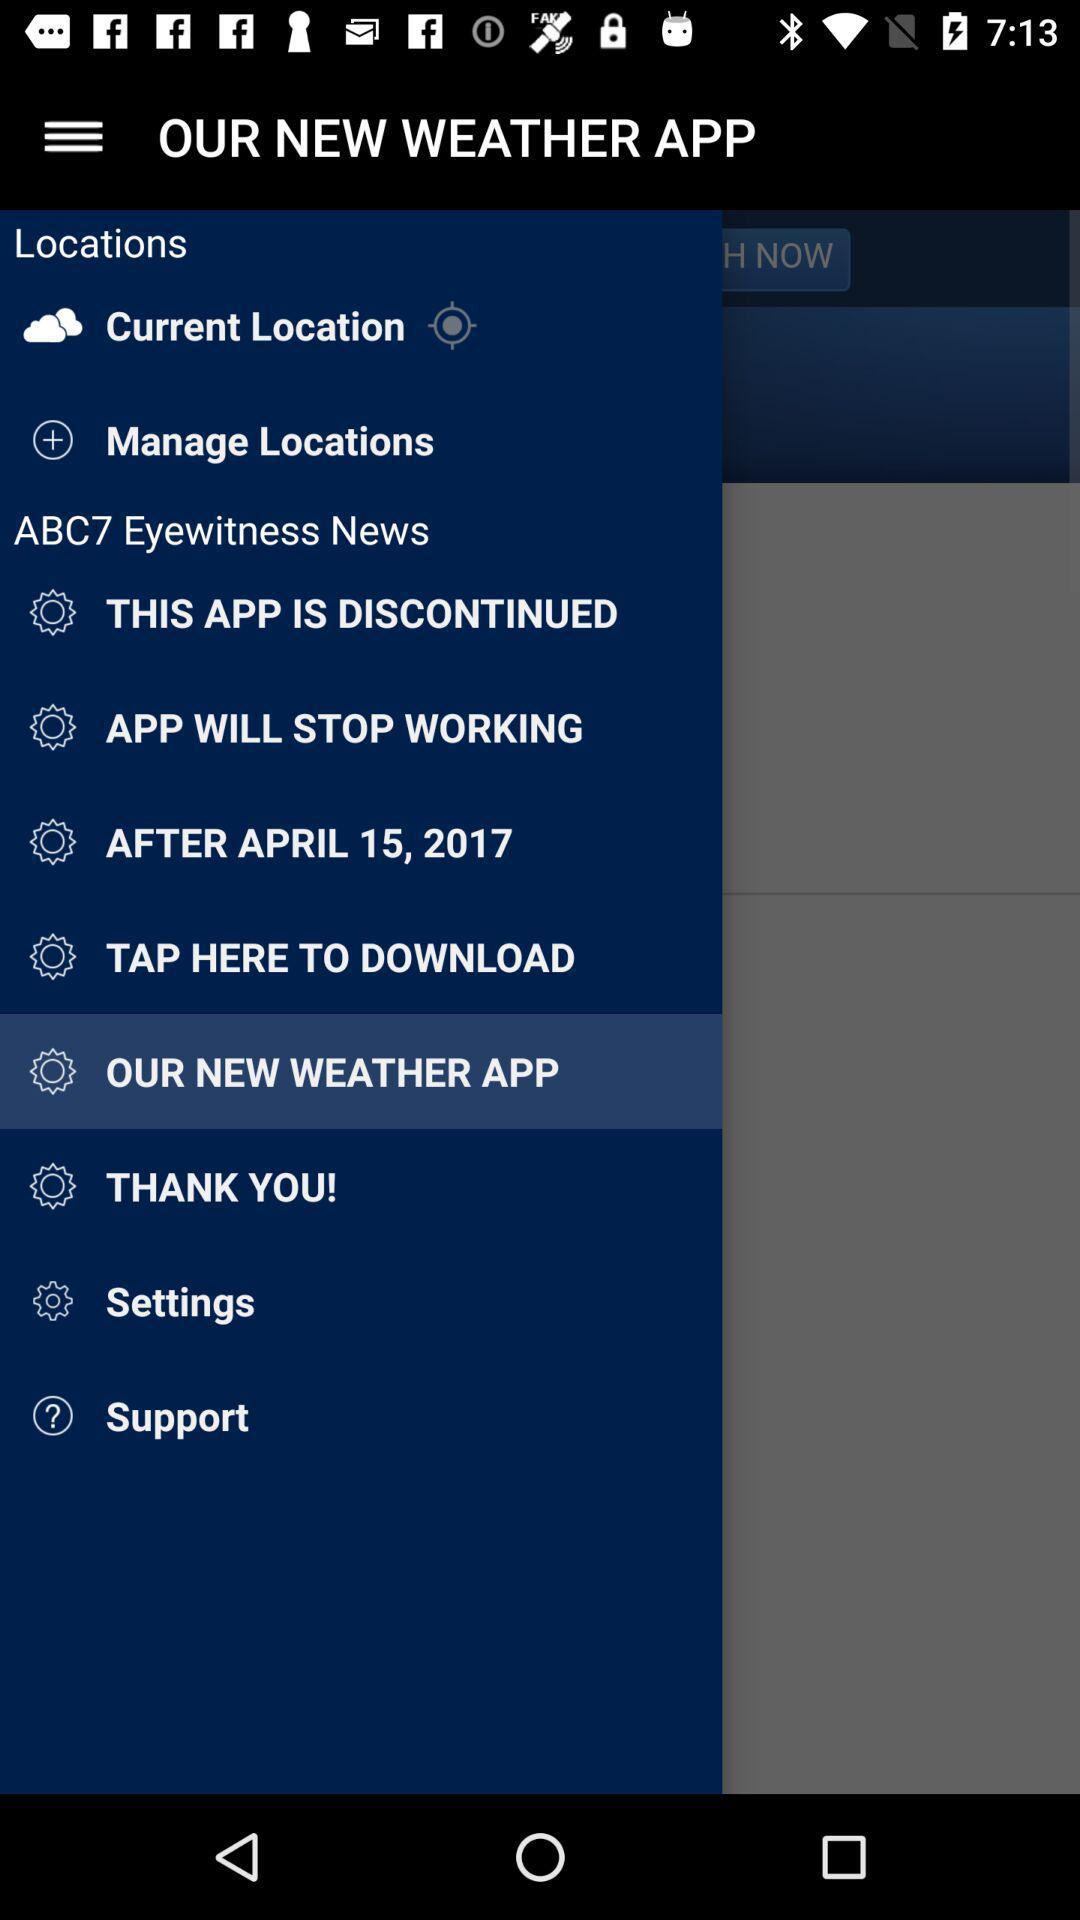 Image resolution: width=1080 pixels, height=1920 pixels. What do you see at coordinates (540, 1002) in the screenshot?
I see `settings page` at bounding box center [540, 1002].